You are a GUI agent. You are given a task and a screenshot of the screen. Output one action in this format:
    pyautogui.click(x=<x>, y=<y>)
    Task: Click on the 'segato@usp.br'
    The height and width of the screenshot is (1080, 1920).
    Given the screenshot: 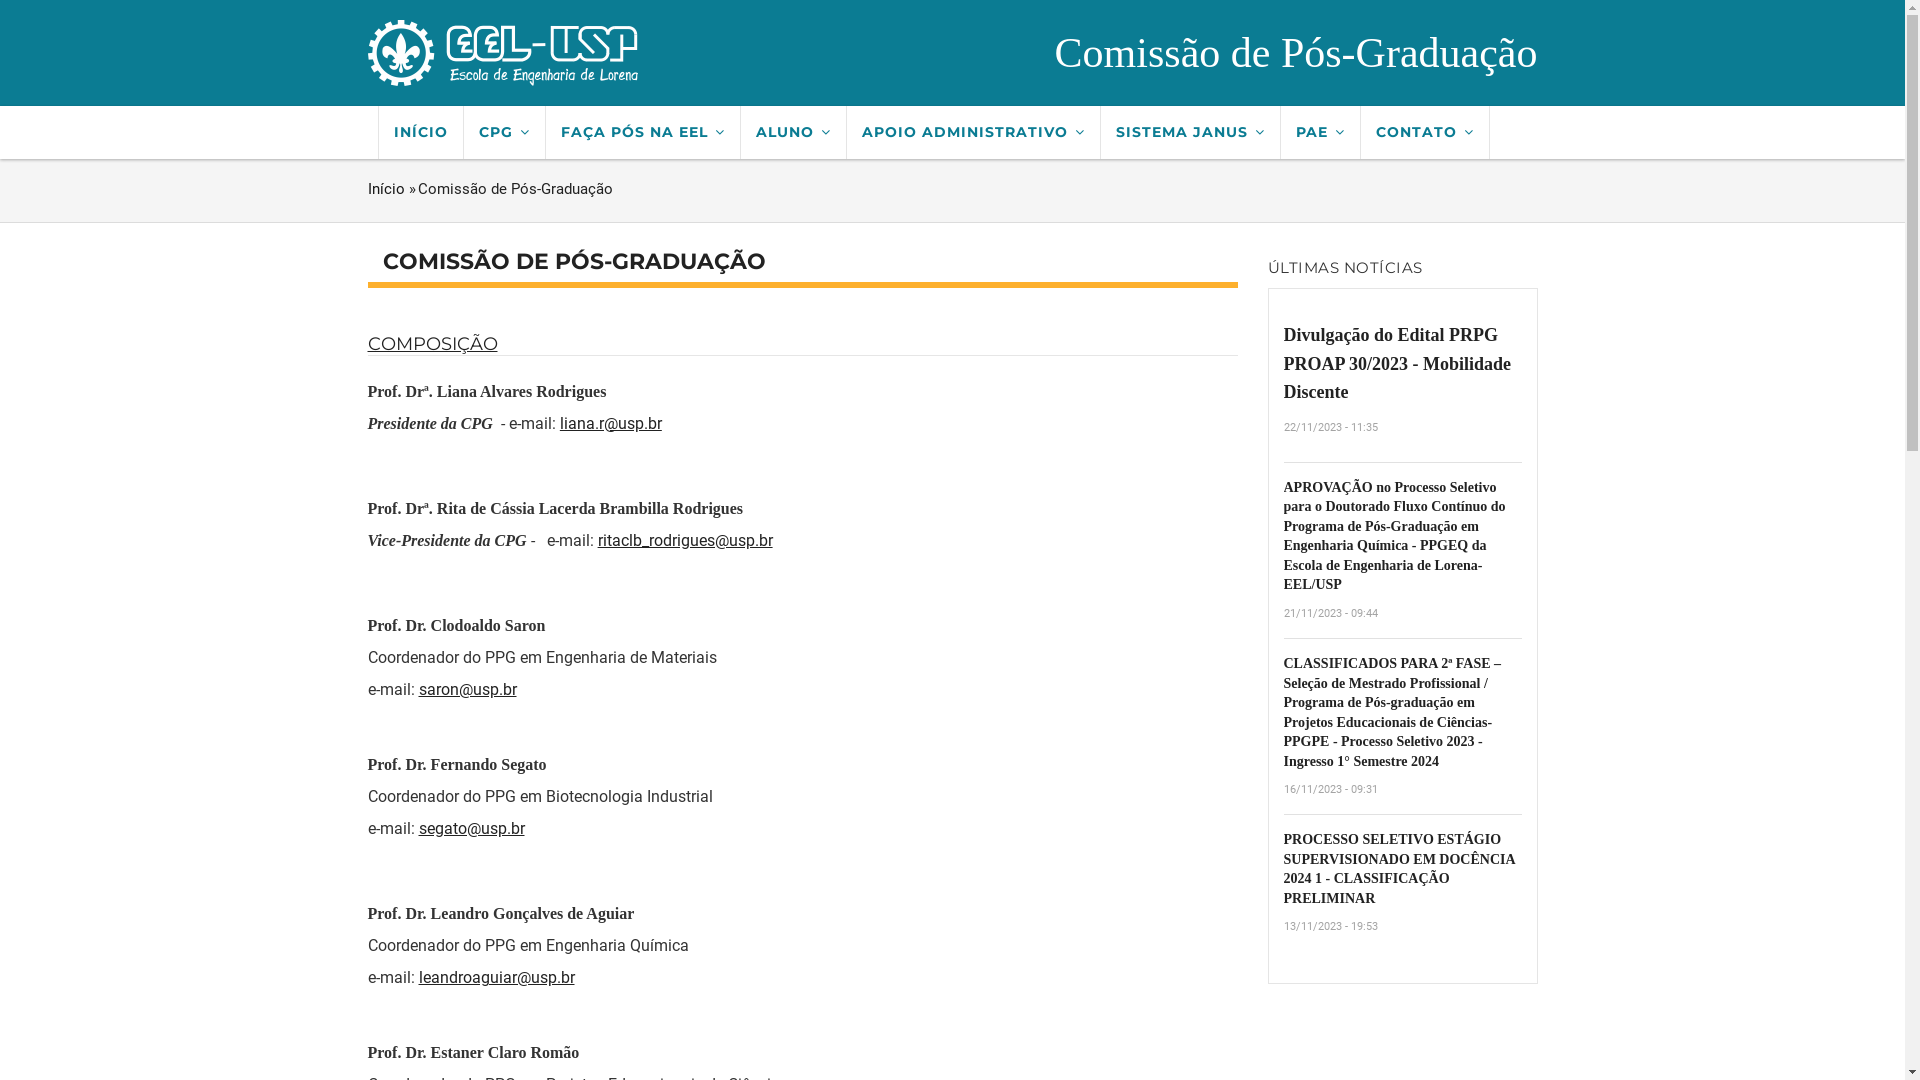 What is the action you would take?
    pyautogui.click(x=469, y=828)
    